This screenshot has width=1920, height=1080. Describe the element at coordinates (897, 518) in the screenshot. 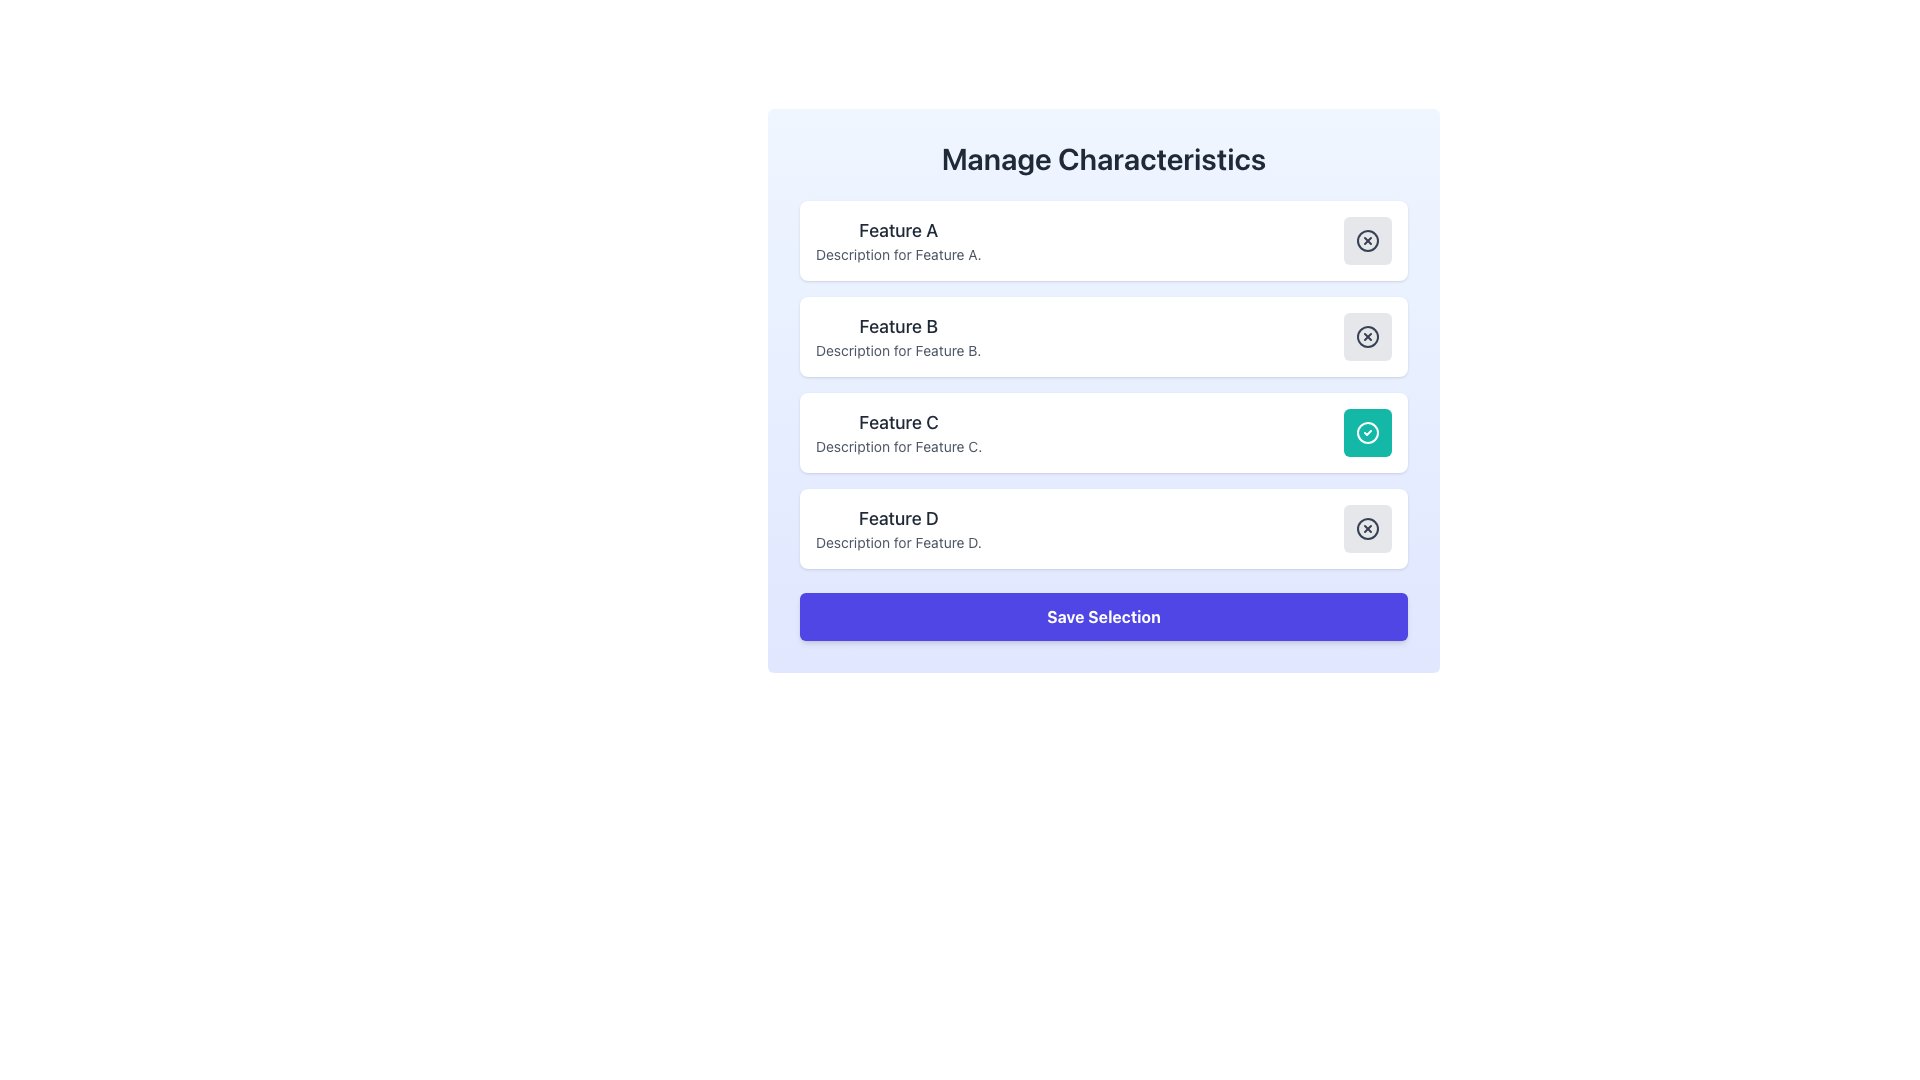

I see `the text element displaying 'Feature D', which is bold and dark gray, located at the top of the fourth feature block` at that location.